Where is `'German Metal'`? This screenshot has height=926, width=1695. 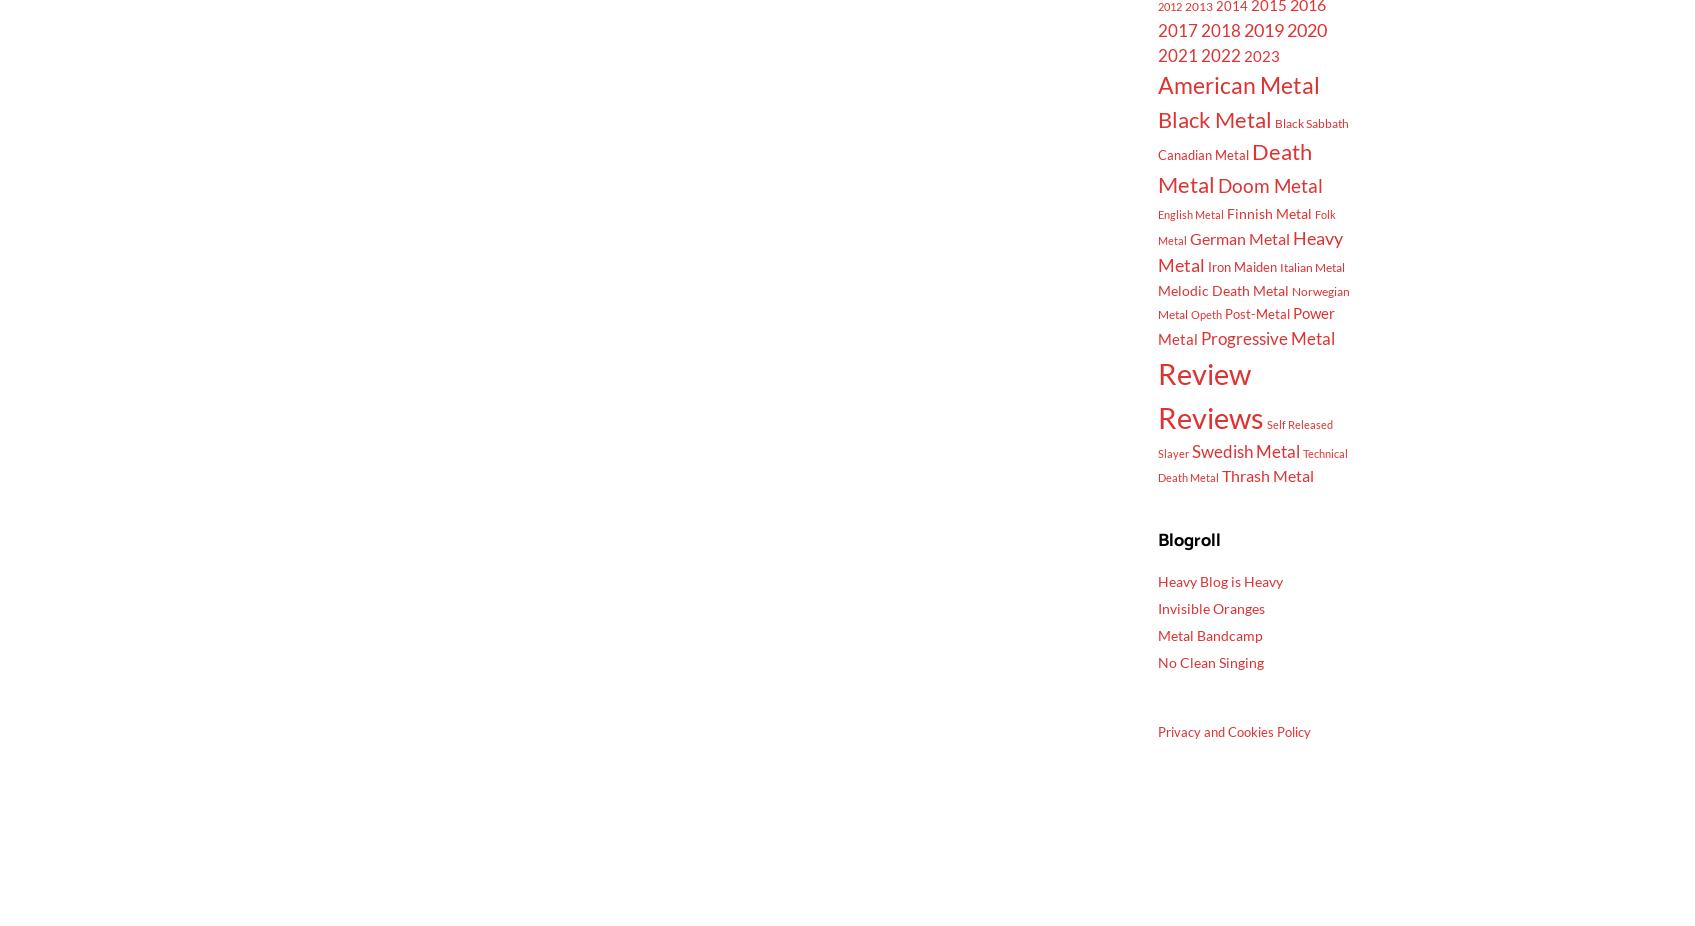 'German Metal' is located at coordinates (1239, 239).